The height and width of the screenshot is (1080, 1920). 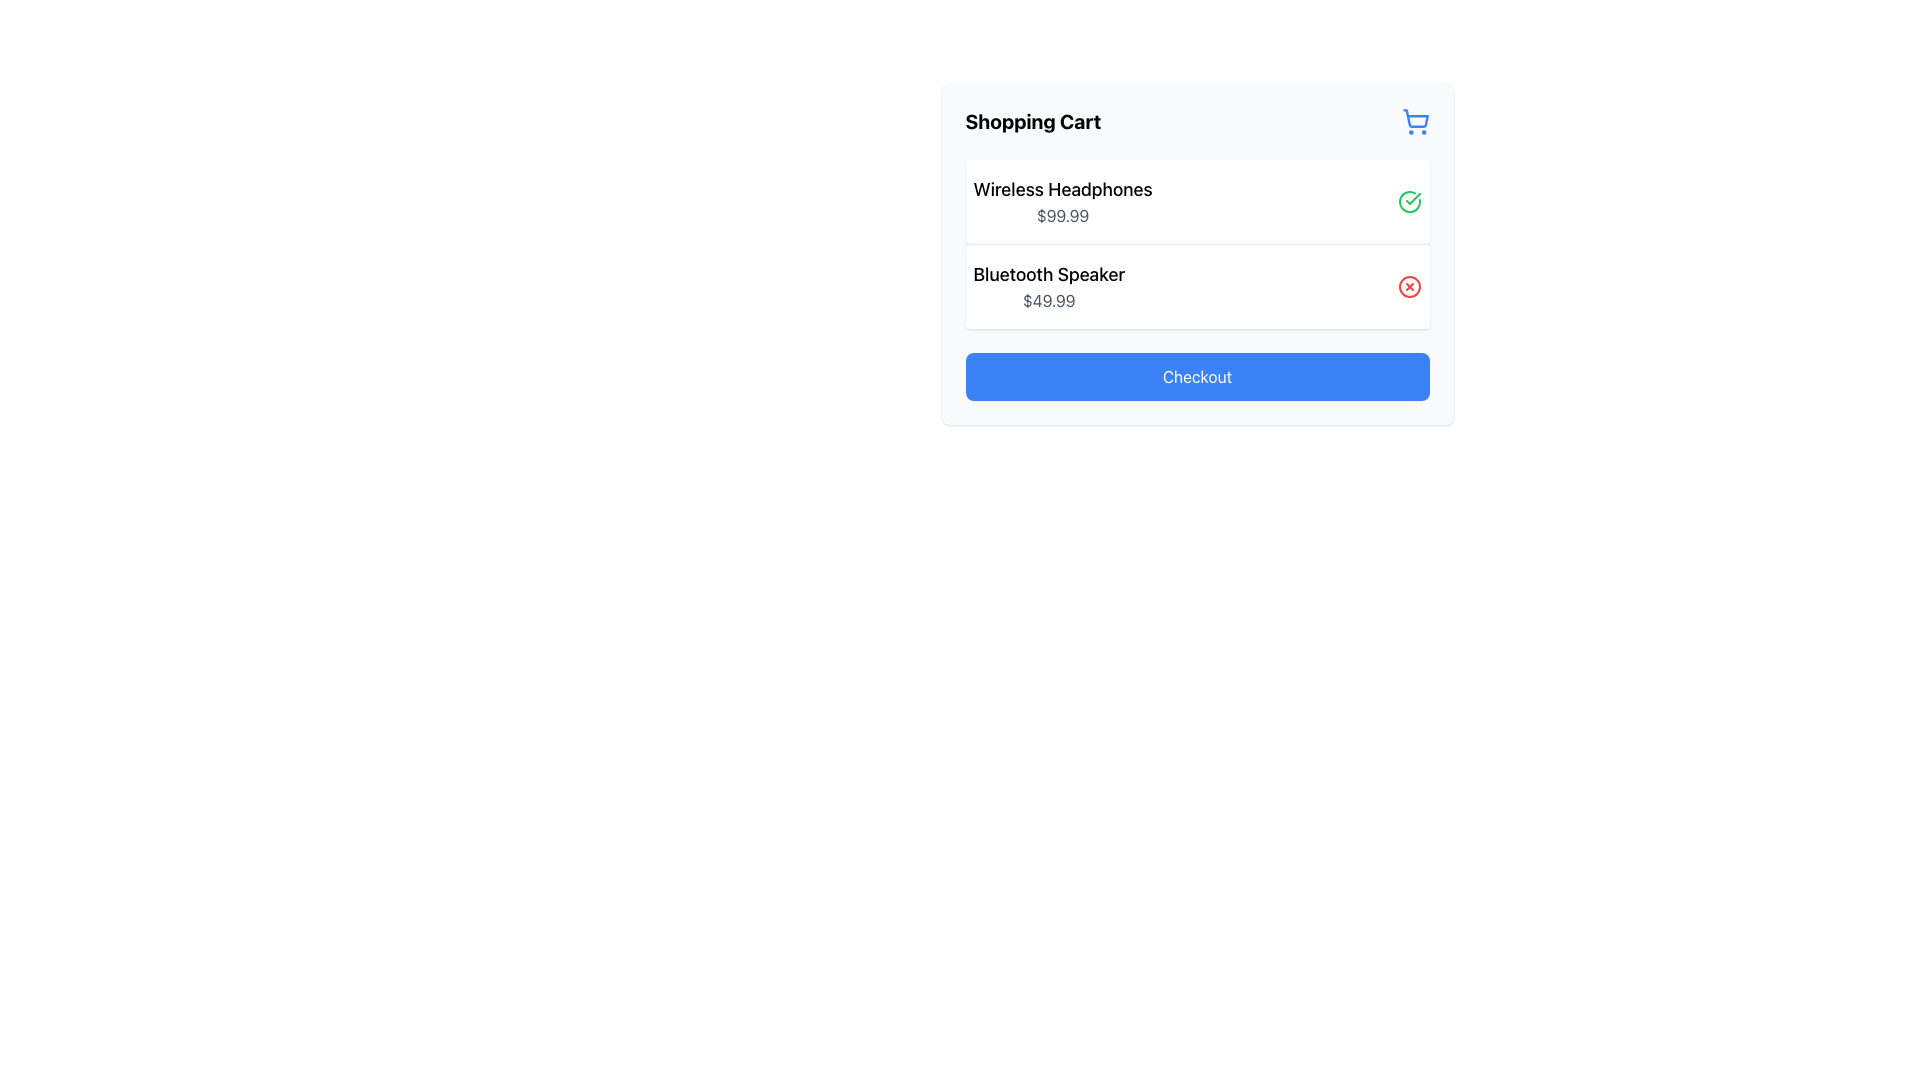 What do you see at coordinates (1062, 201) in the screenshot?
I see `the 'Wireless Headphones' text element, which includes the title in bold and the price in gray, located in the shopping cart interface as the first item listed above 'Bluetooth Speaker'` at bounding box center [1062, 201].